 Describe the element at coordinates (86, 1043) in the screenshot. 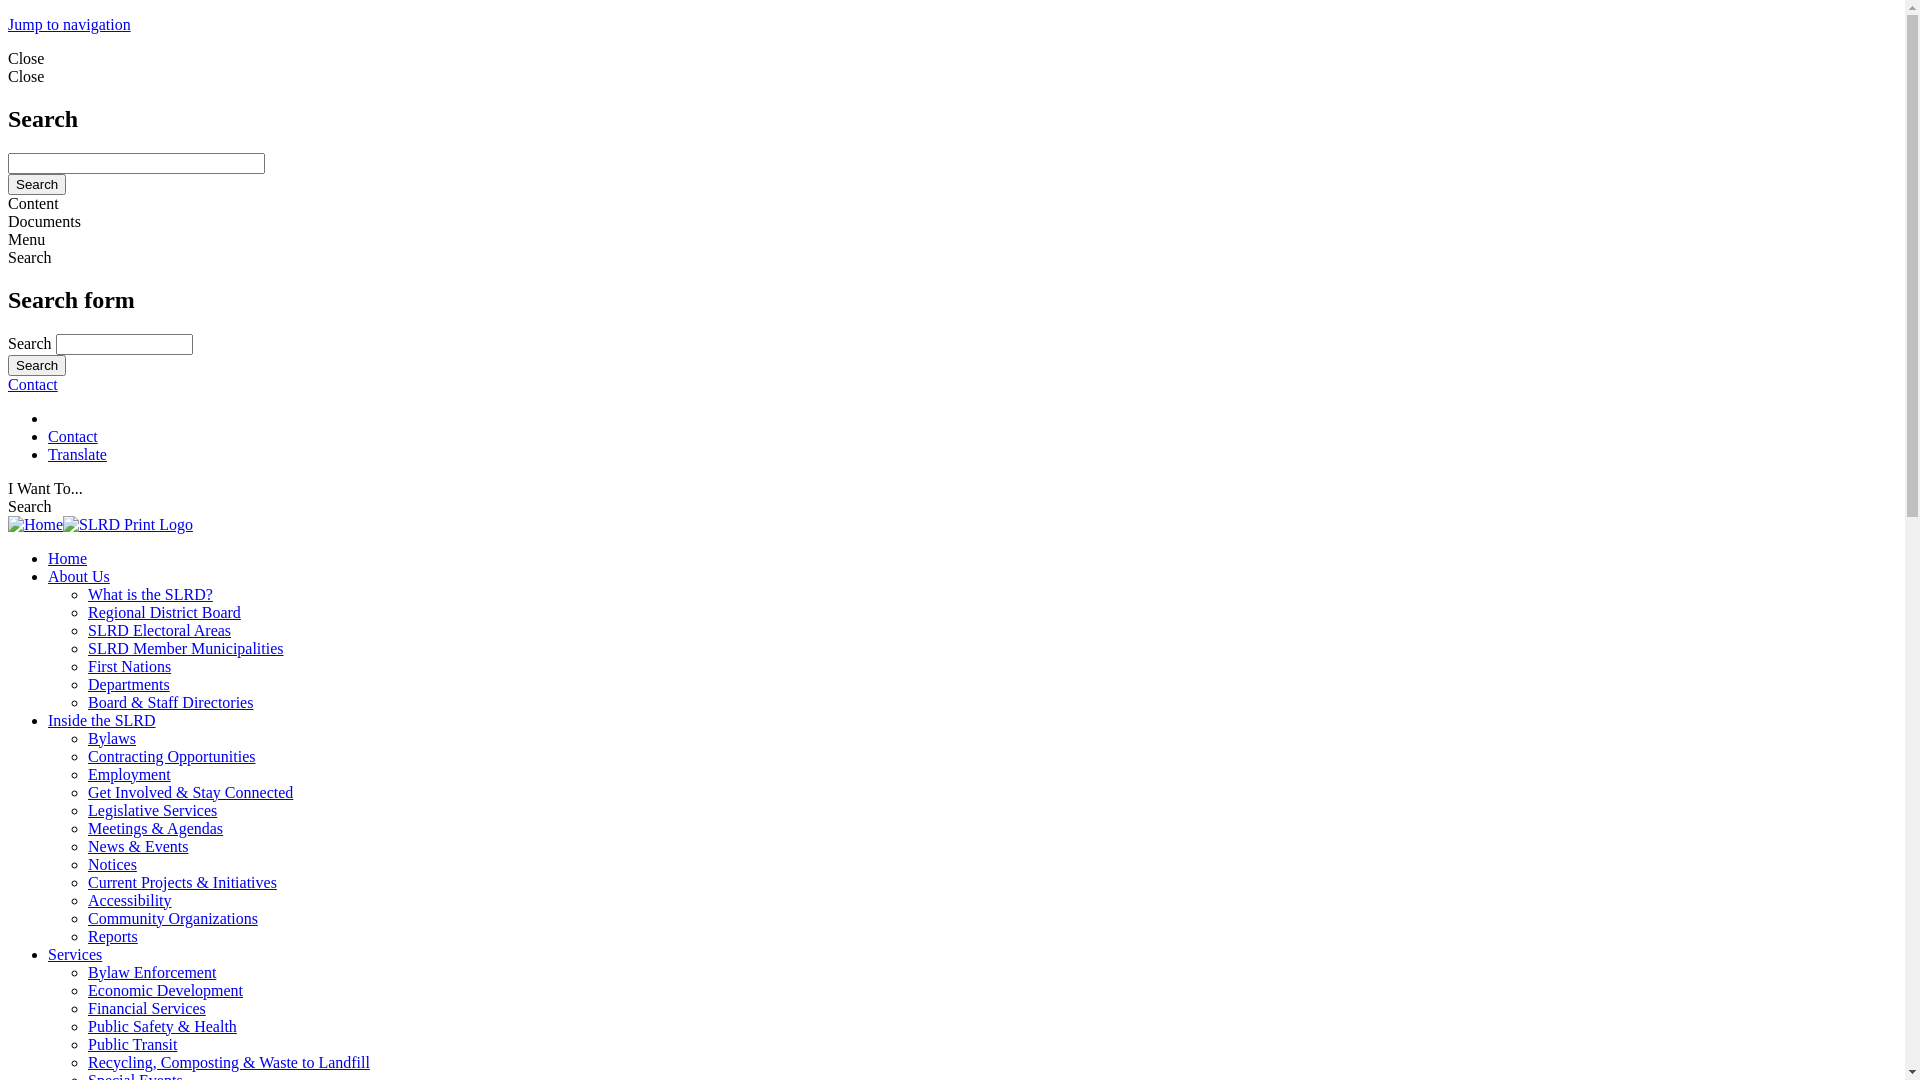

I see `'Public Transit'` at that location.